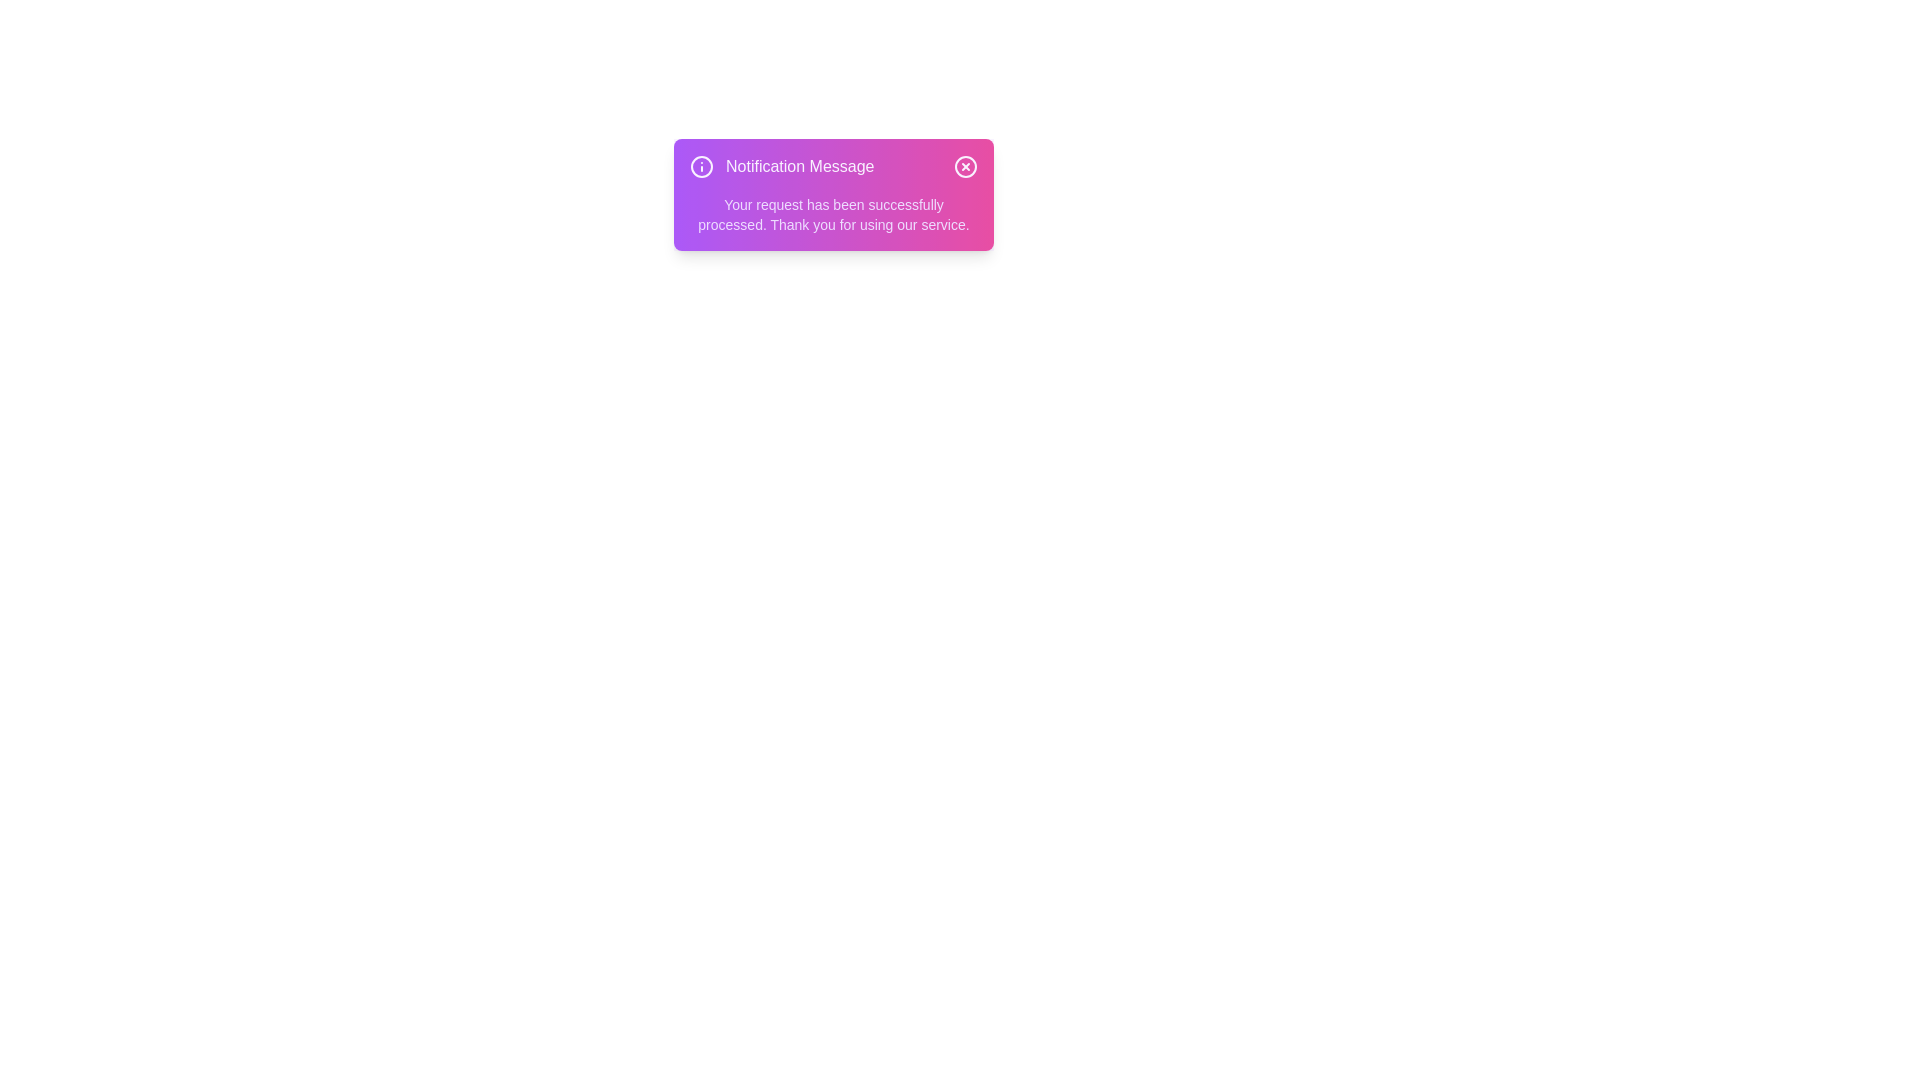 The height and width of the screenshot is (1080, 1920). I want to click on the close notification icon located in the top-right corner of the notification card, so click(965, 165).